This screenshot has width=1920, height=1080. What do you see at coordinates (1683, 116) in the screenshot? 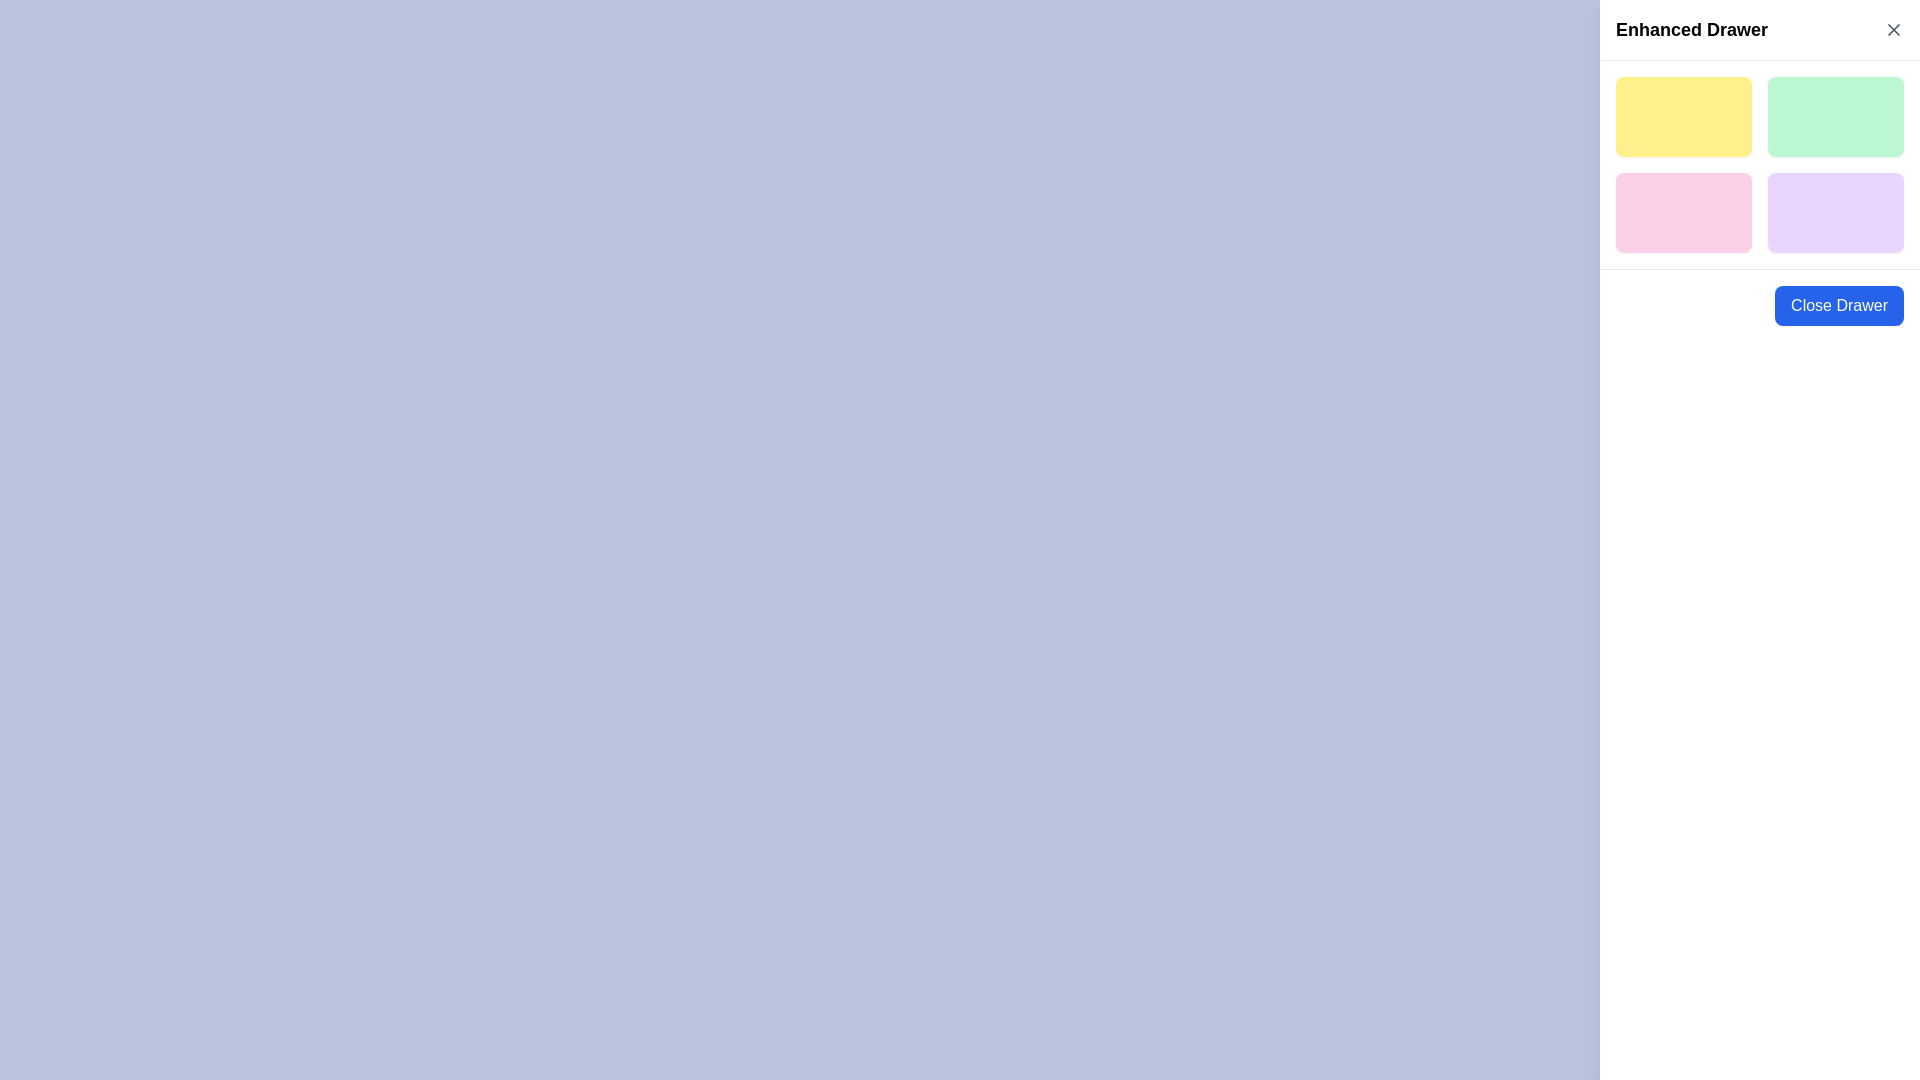
I see `the Decorative block with a yellow background, located in the top-left corner of a 2x2 grid, adjacent to a green block on its right side` at bounding box center [1683, 116].